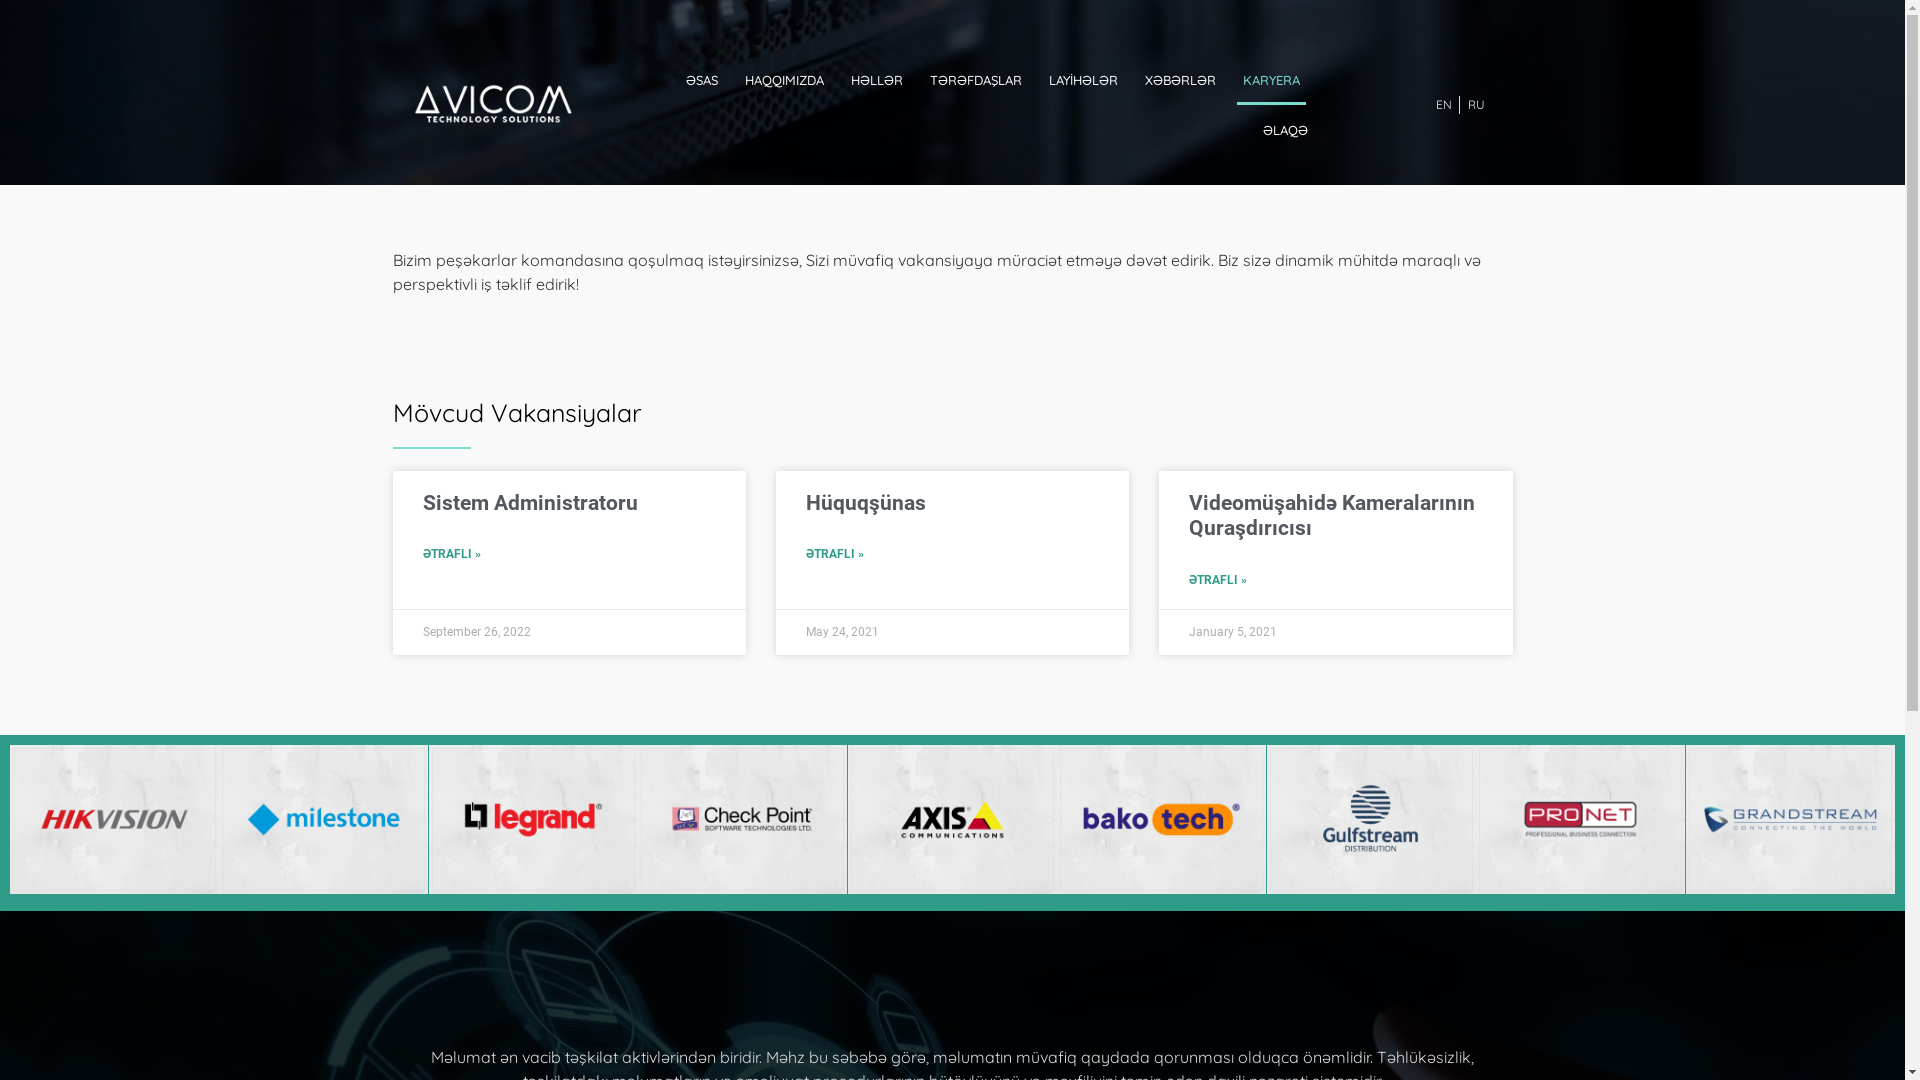  I want to click on 'HAQQIMIZDA', so click(783, 79).